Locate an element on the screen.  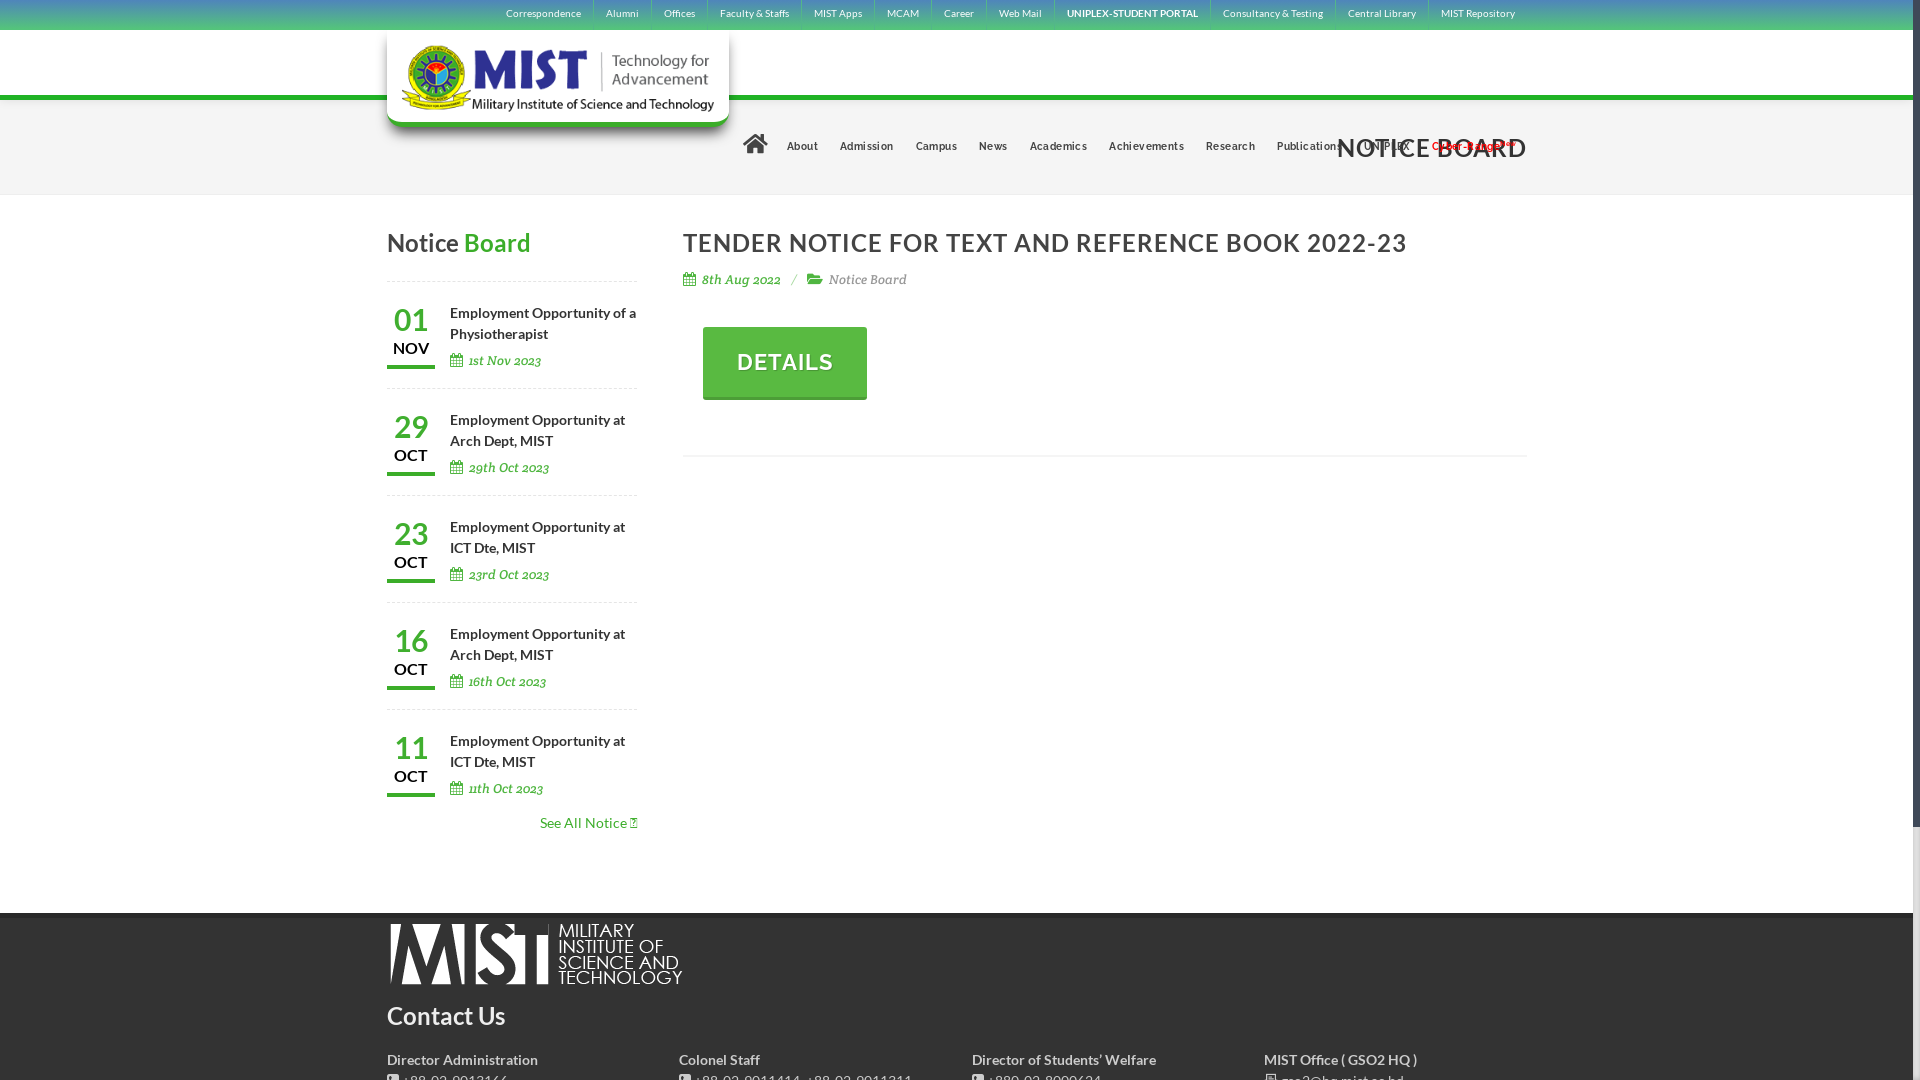
'UNIPLEX' is located at coordinates (1386, 145).